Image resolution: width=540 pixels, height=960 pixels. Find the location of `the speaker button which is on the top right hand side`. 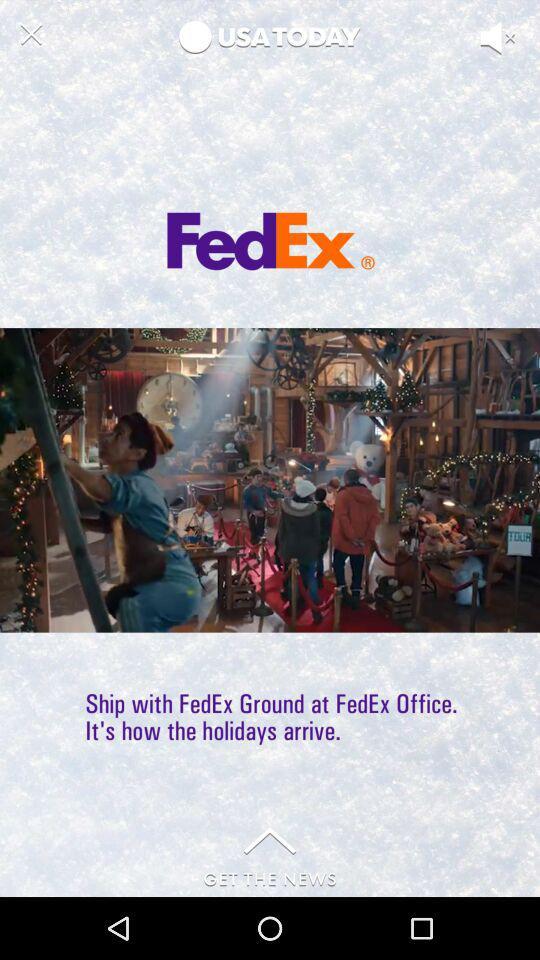

the speaker button which is on the top right hand side is located at coordinates (514, 68).